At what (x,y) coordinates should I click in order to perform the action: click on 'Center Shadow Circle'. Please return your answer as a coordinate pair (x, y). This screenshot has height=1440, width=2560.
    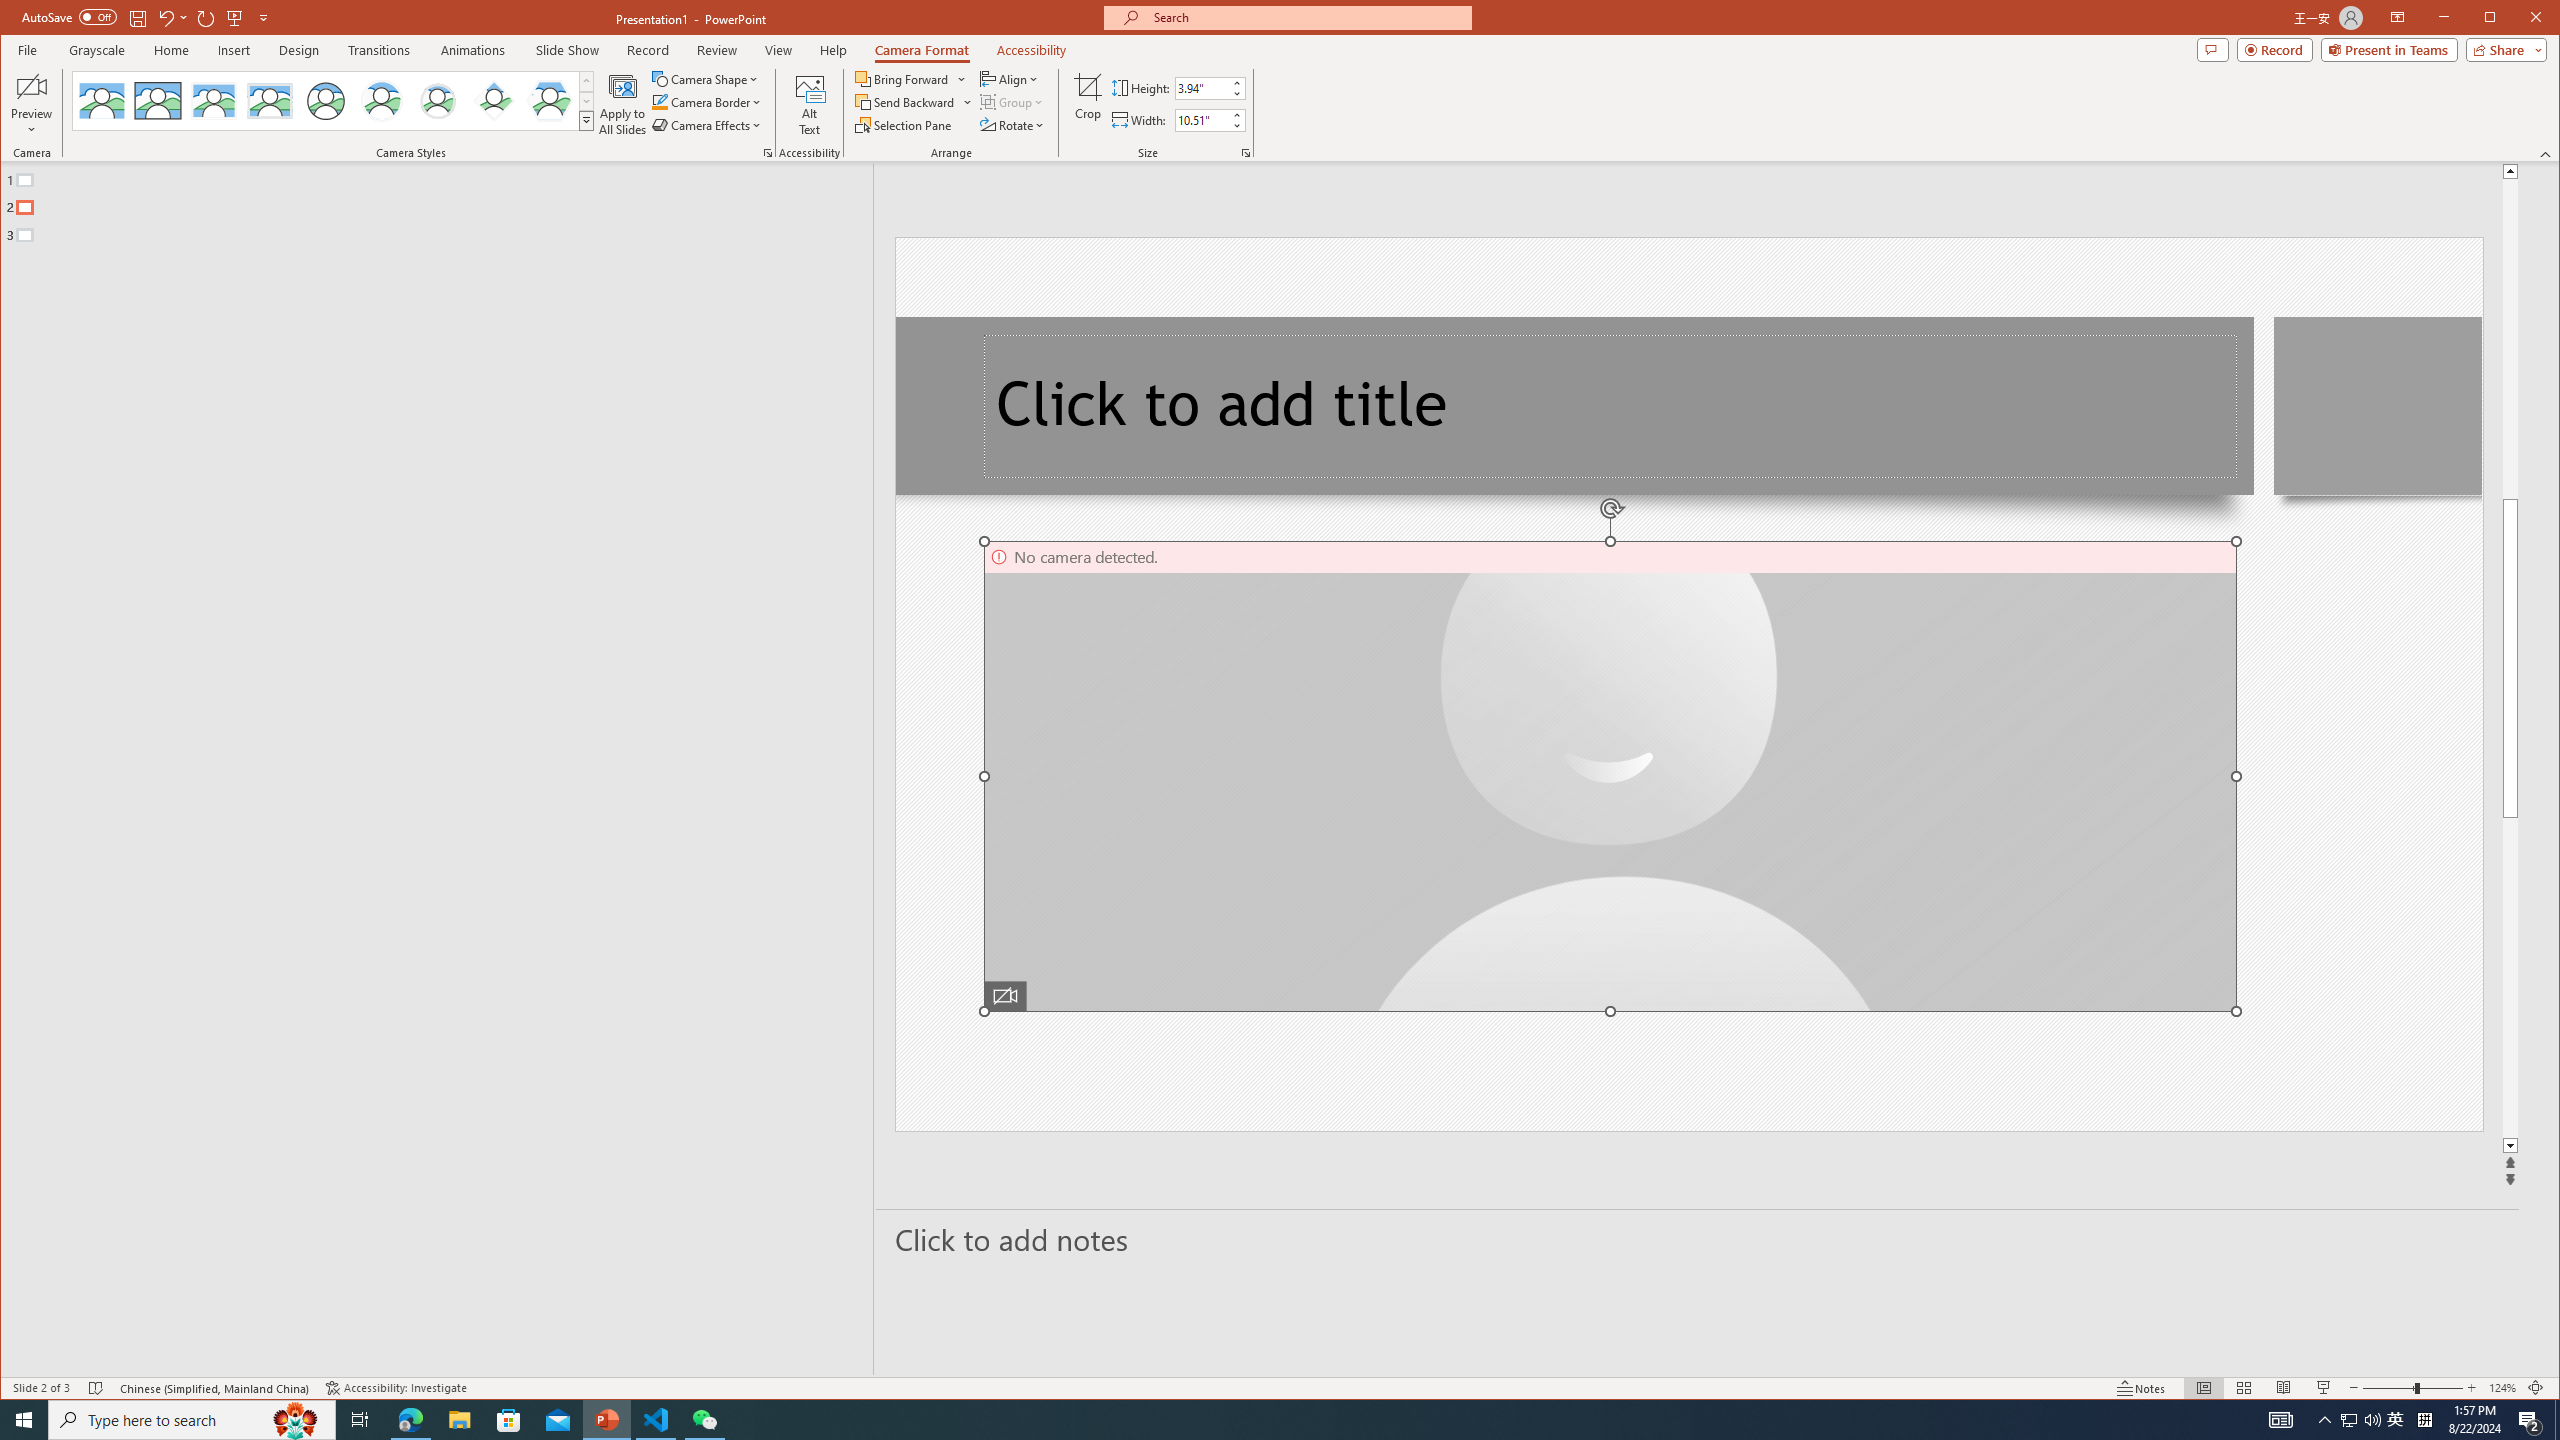
    Looking at the image, I should click on (380, 100).